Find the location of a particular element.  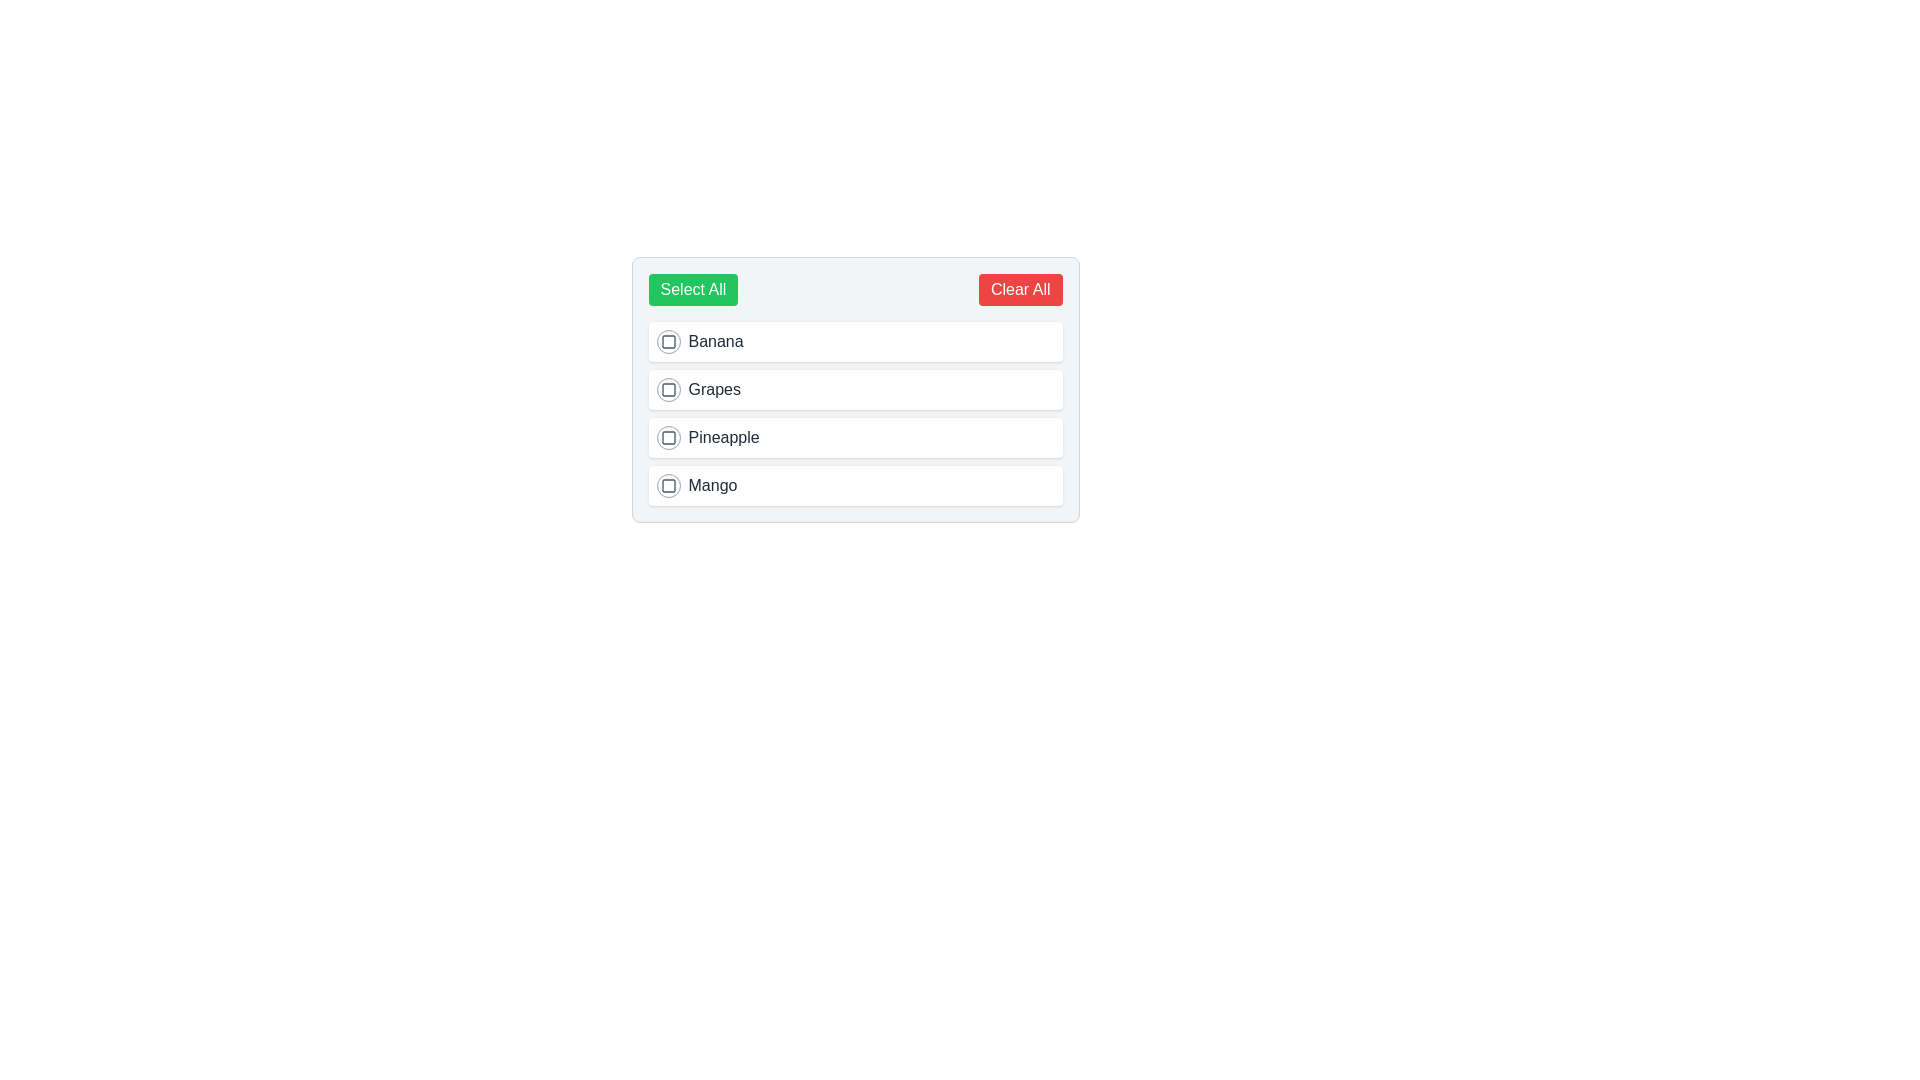

the 'Select All' button which is a rectangular button with a green background and white text, located on the left side of a horizontal layout is located at coordinates (693, 289).